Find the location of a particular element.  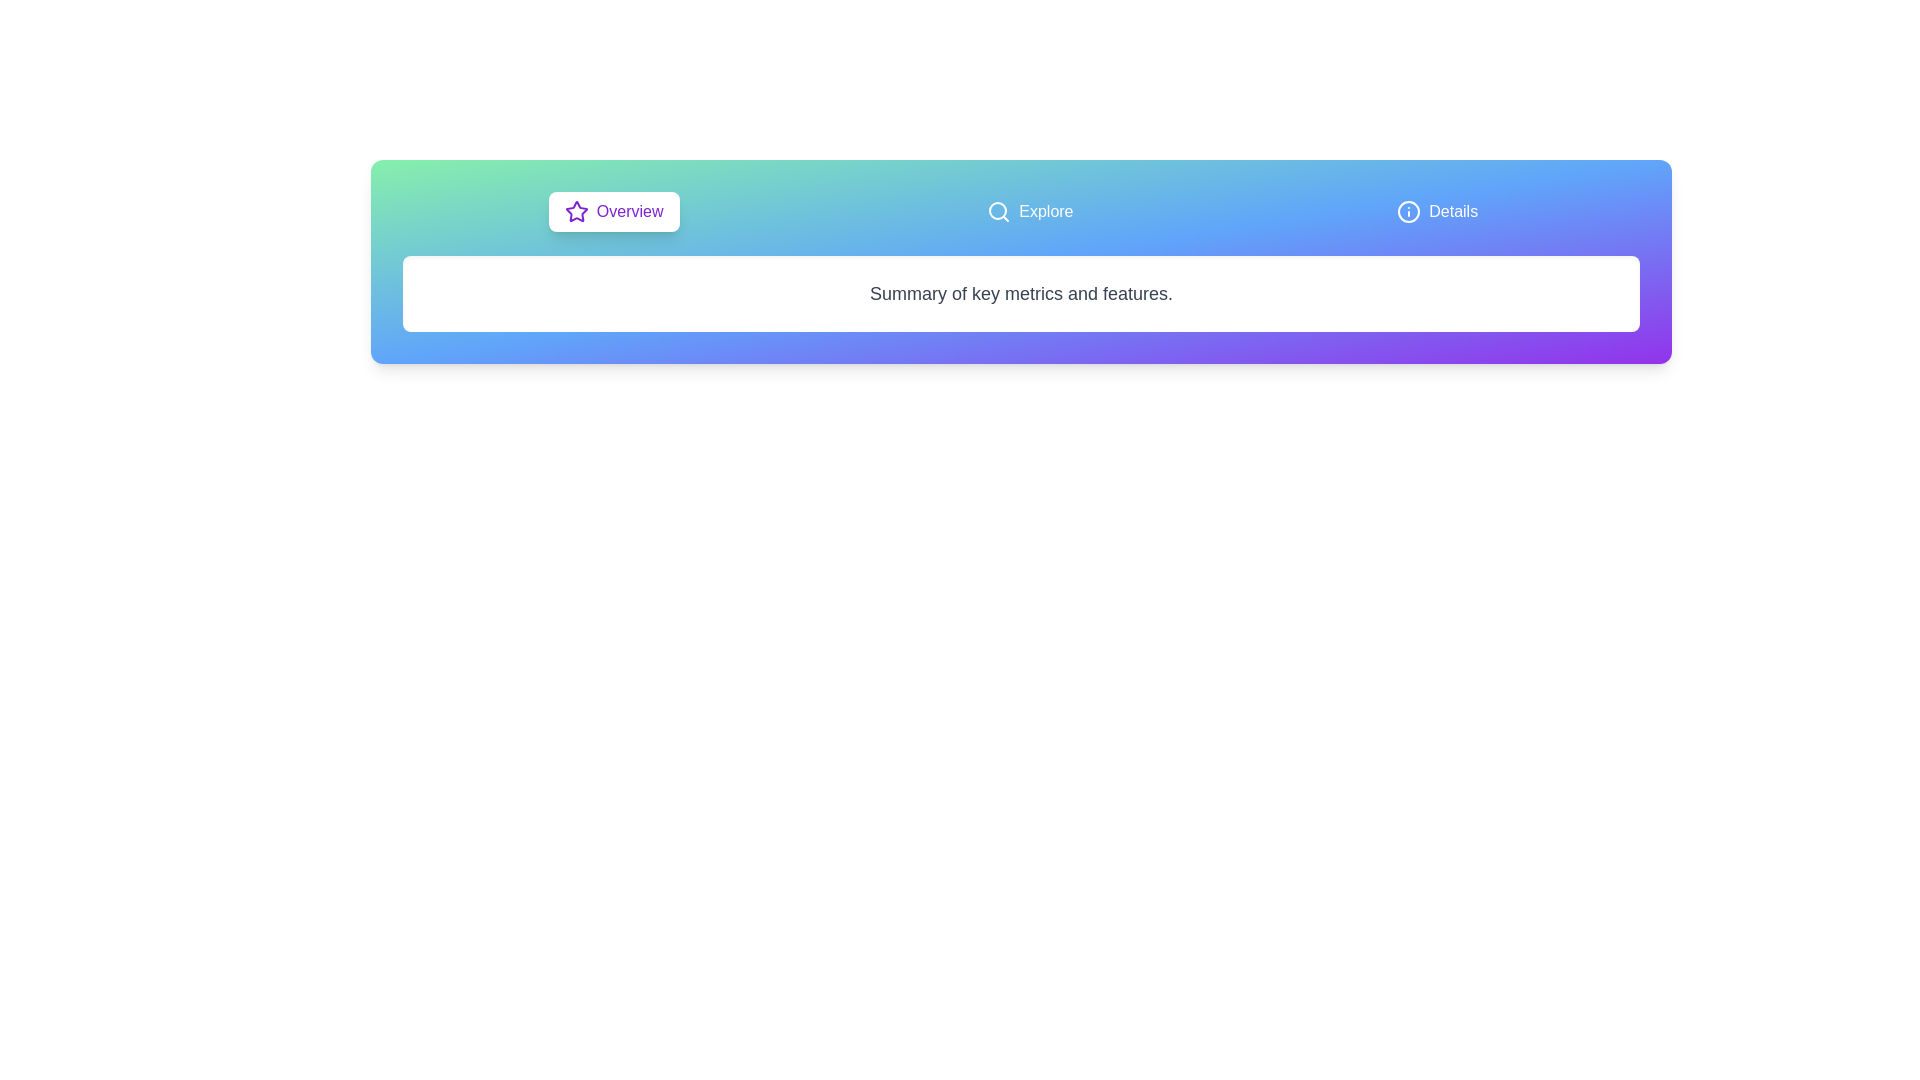

the Explore tab to display its content is located at coordinates (1030, 212).